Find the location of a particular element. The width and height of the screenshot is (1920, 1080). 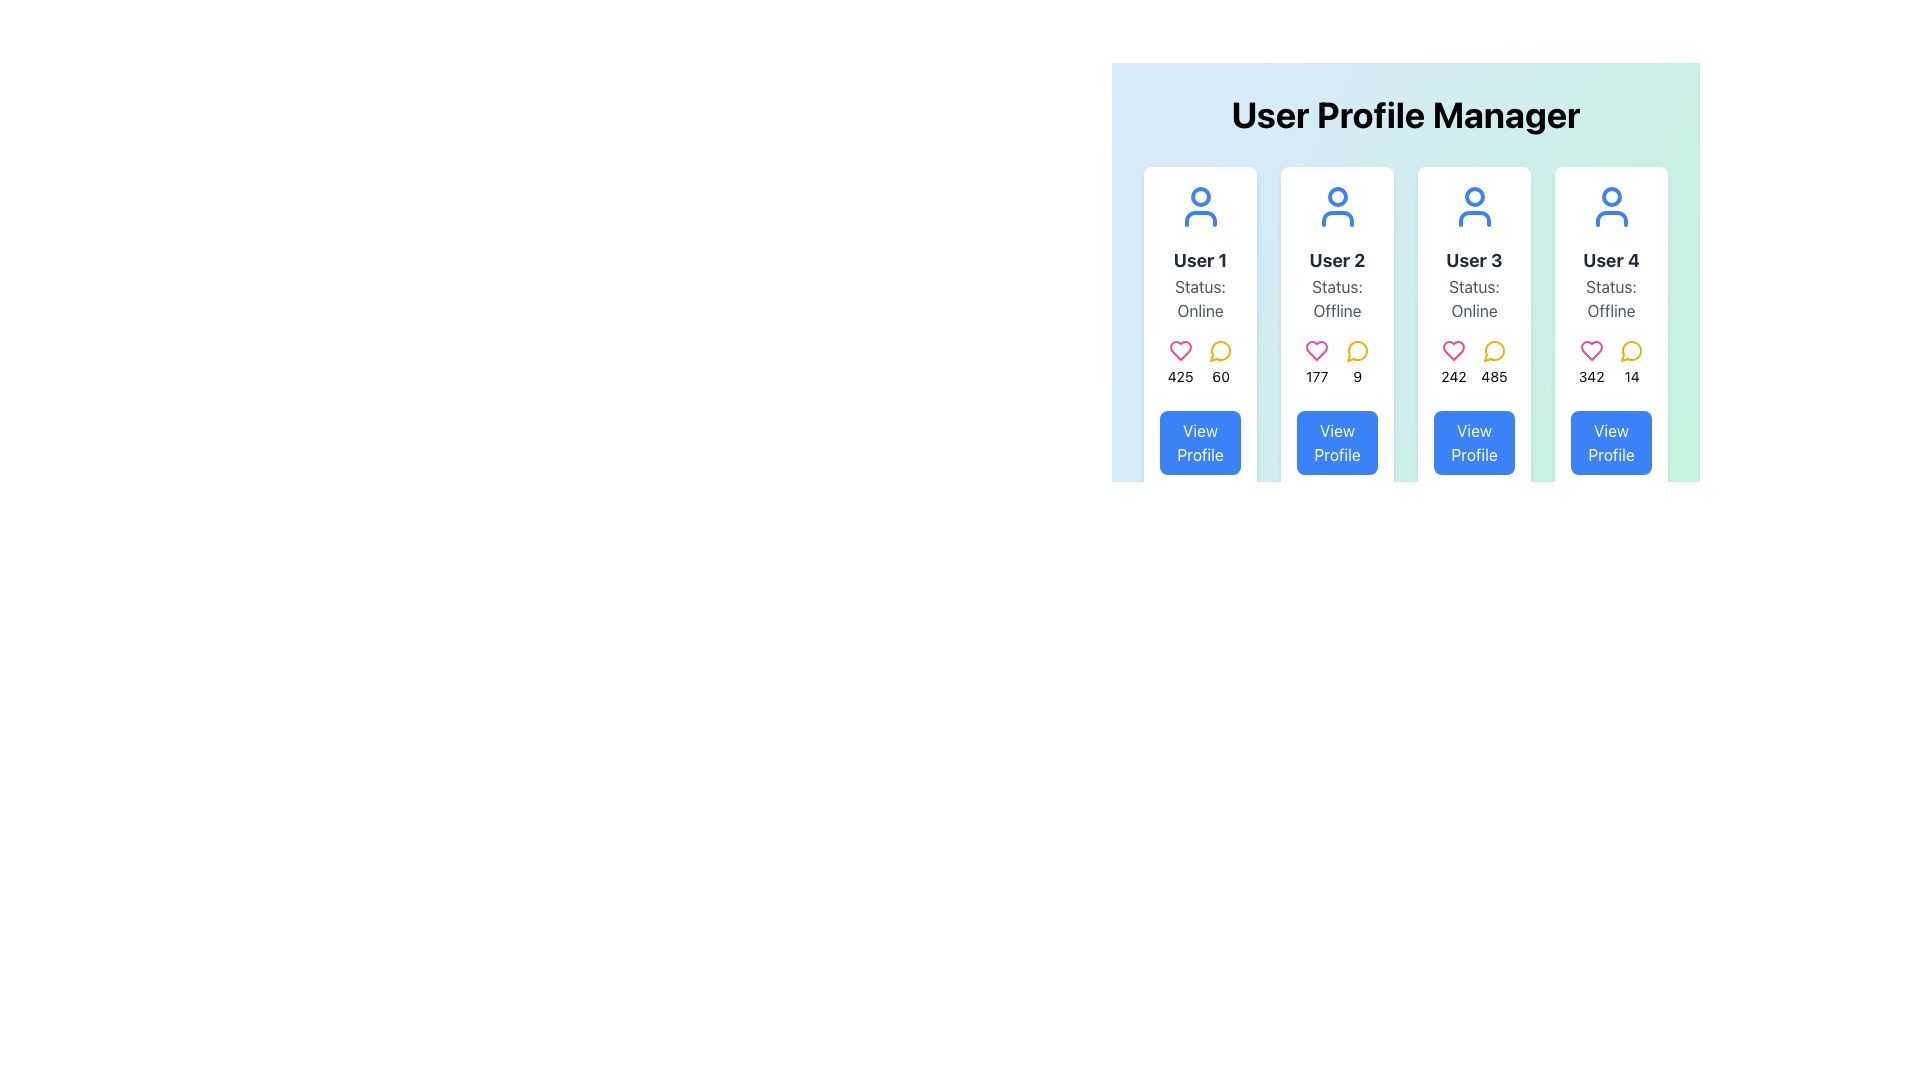

the heart icon and speech bubble icon in the Statistical Display Component of the User 2 card is located at coordinates (1337, 362).